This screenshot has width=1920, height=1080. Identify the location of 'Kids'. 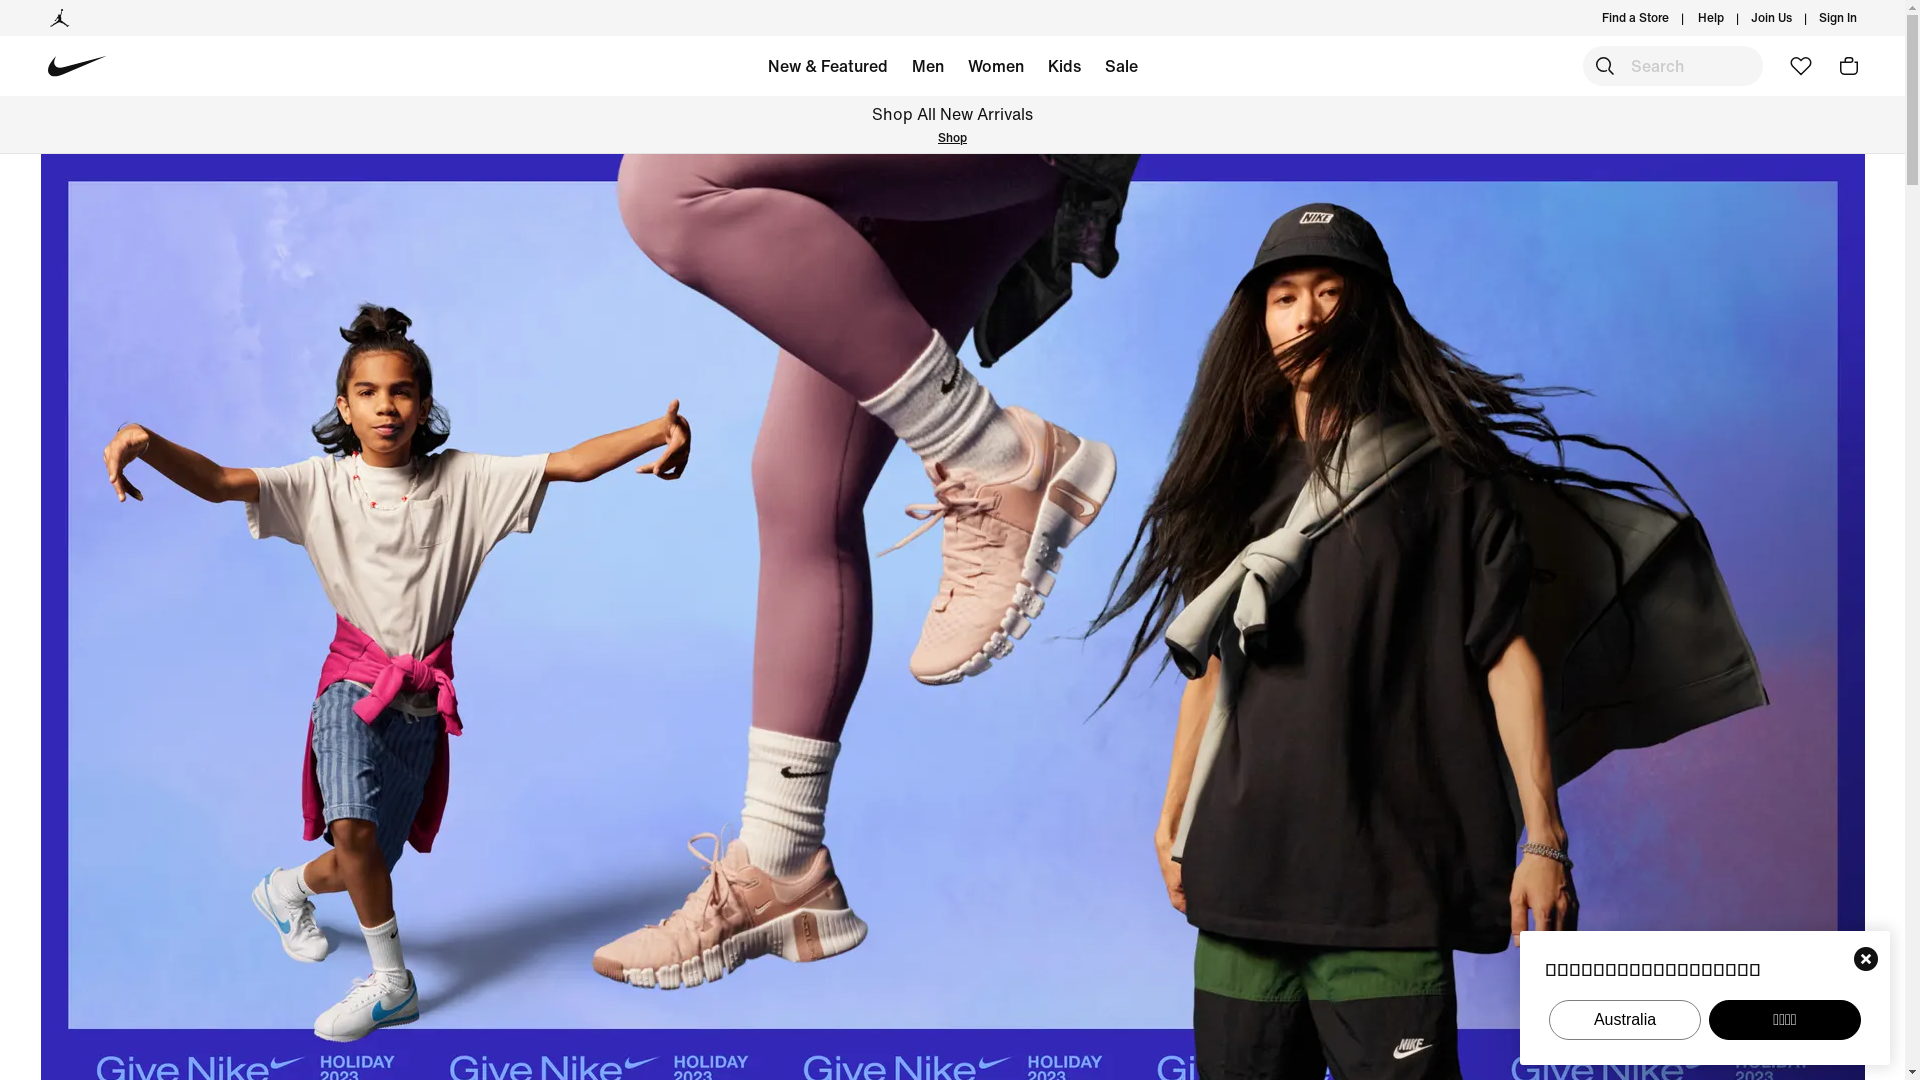
(1063, 68).